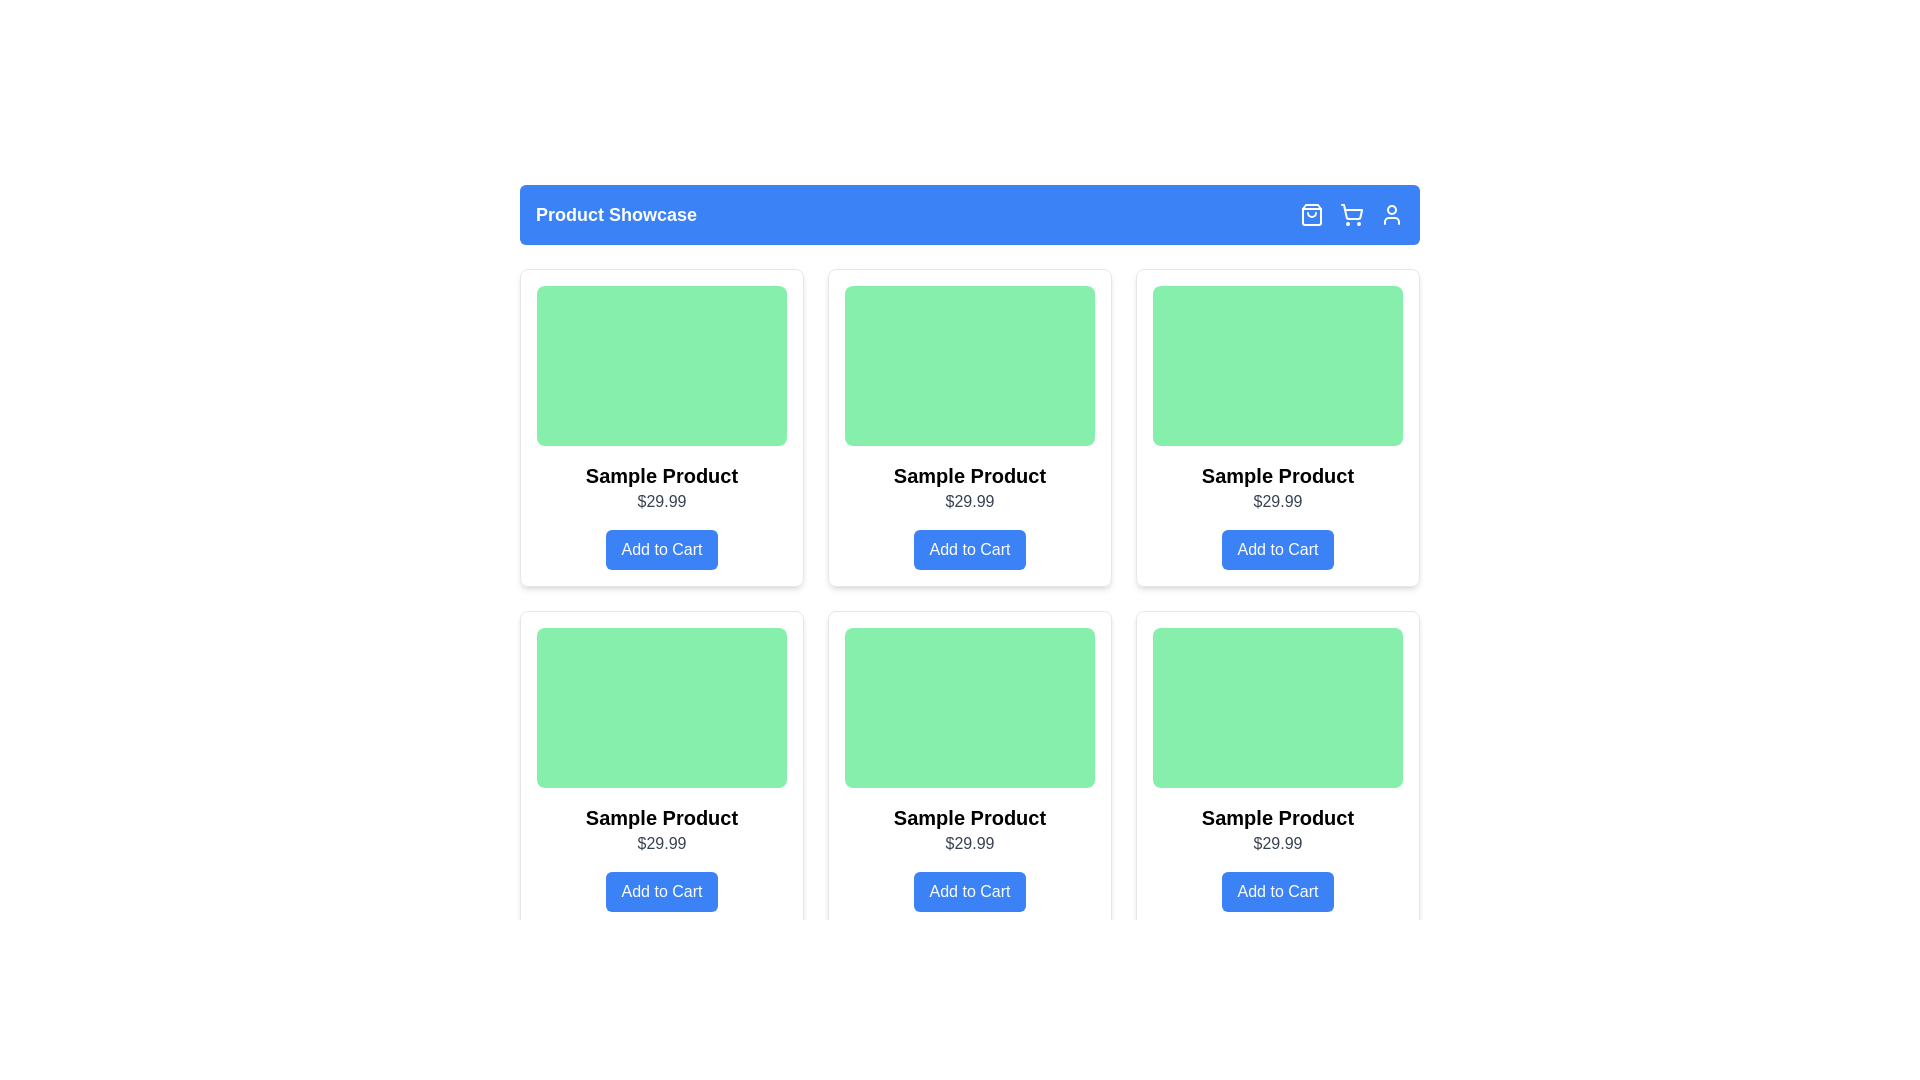  Describe the element at coordinates (1352, 215) in the screenshot. I see `the Shopping Cart icon, which is the second icon from the left in the blue header bar` at that location.